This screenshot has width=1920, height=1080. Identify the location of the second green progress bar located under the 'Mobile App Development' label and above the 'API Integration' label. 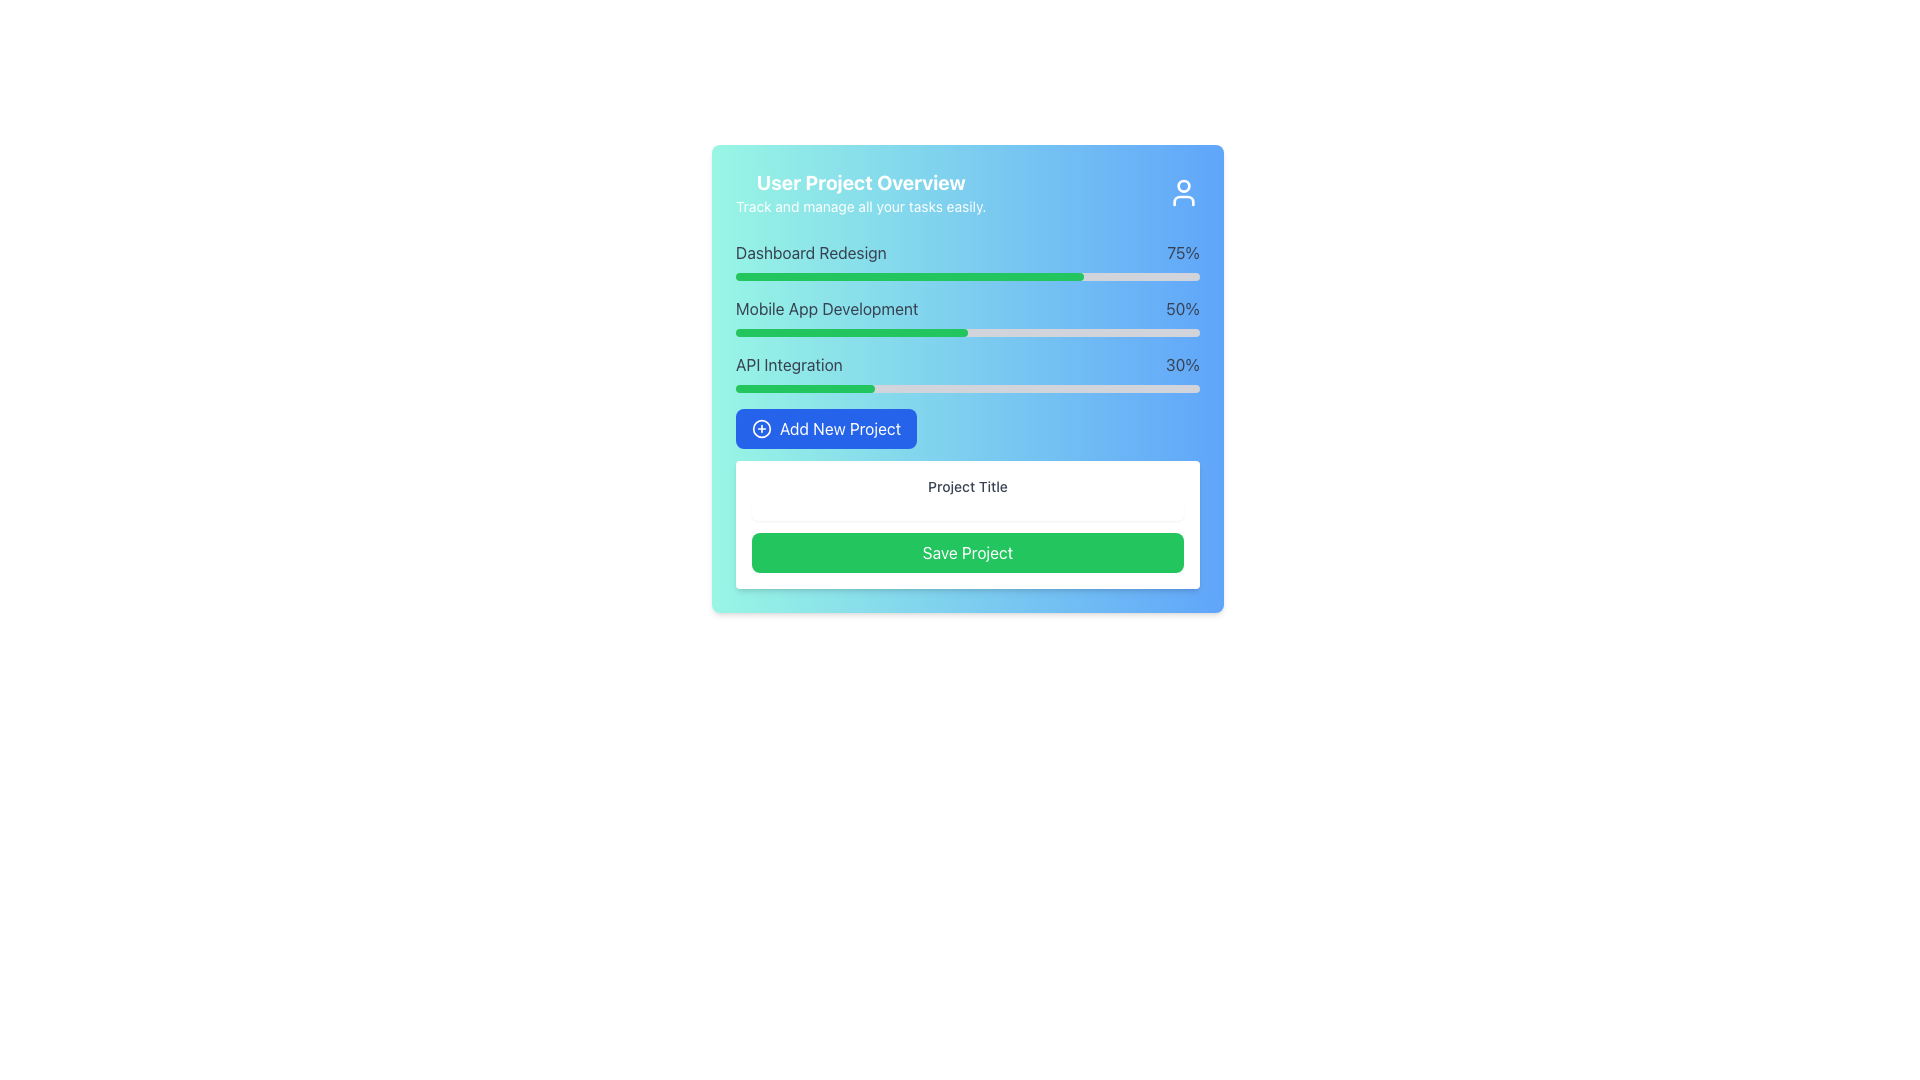
(851, 331).